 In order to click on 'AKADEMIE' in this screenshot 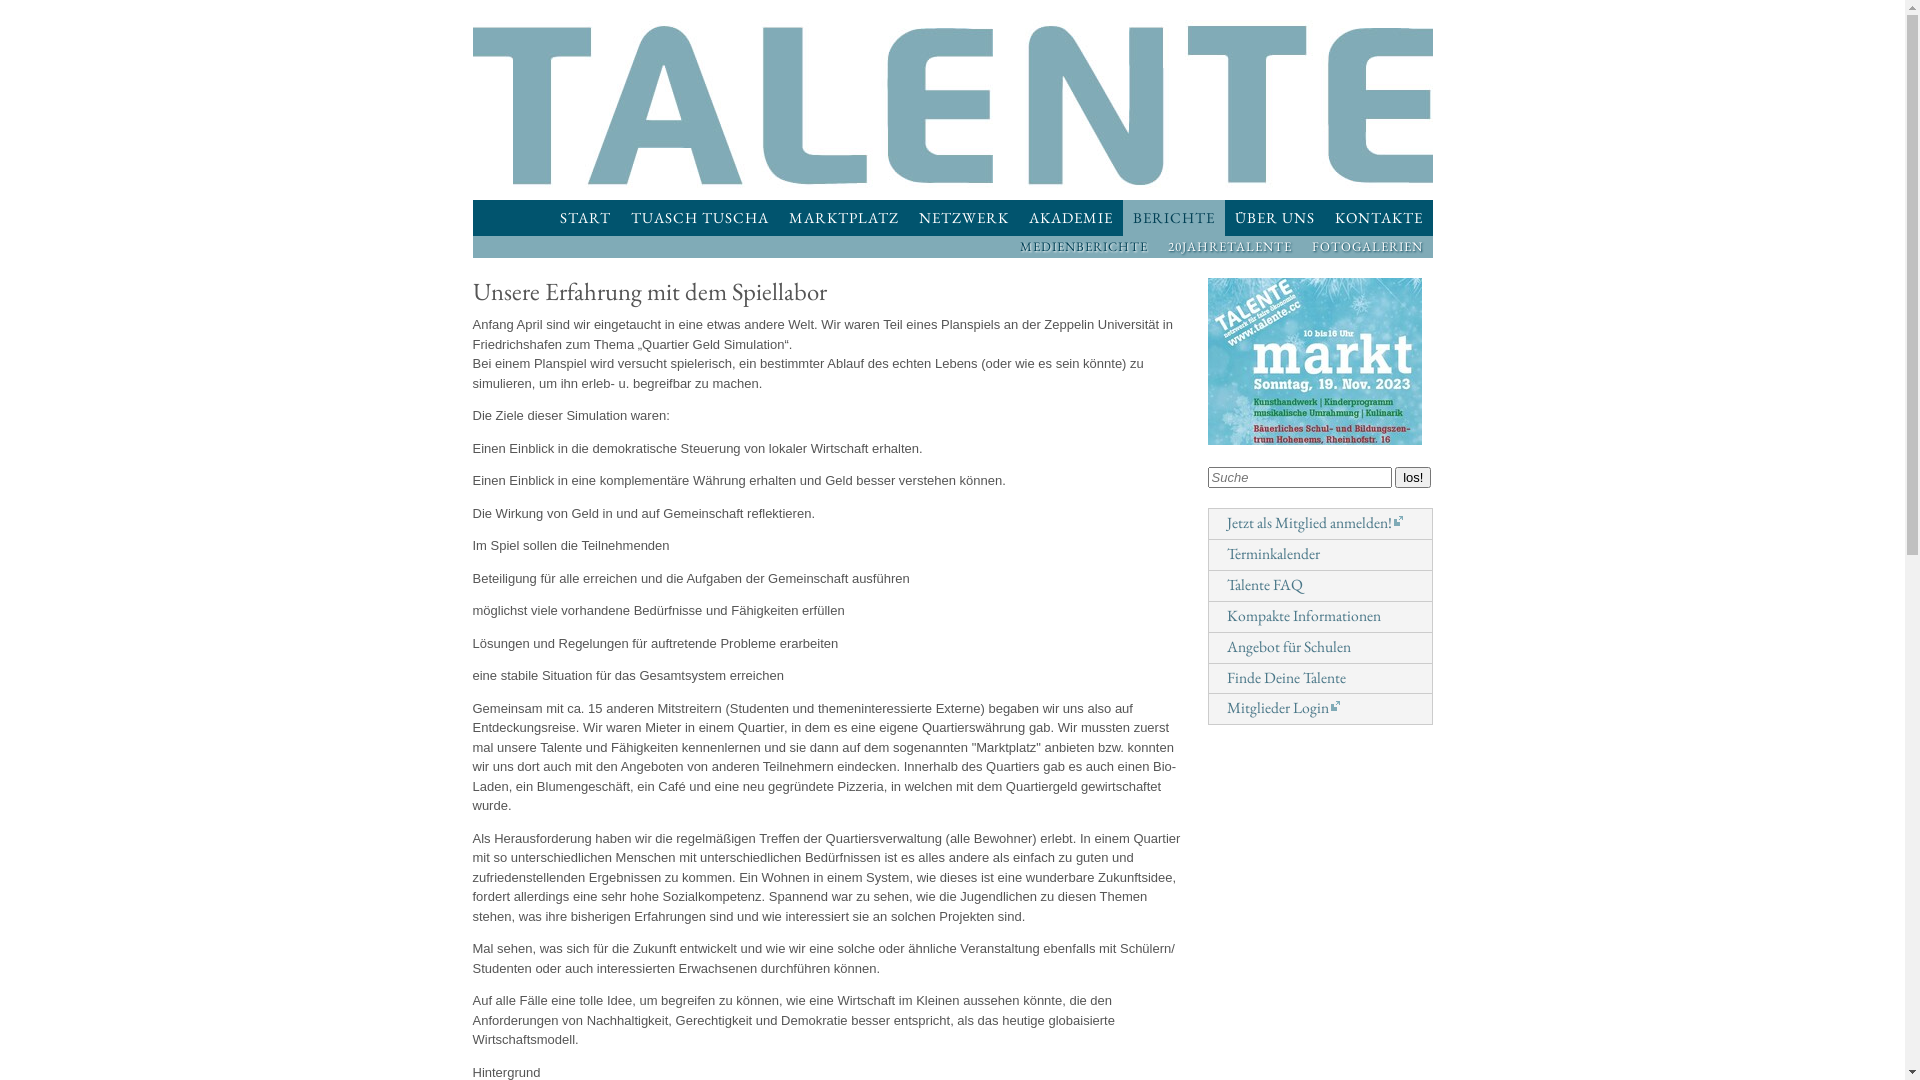, I will do `click(1069, 218)`.